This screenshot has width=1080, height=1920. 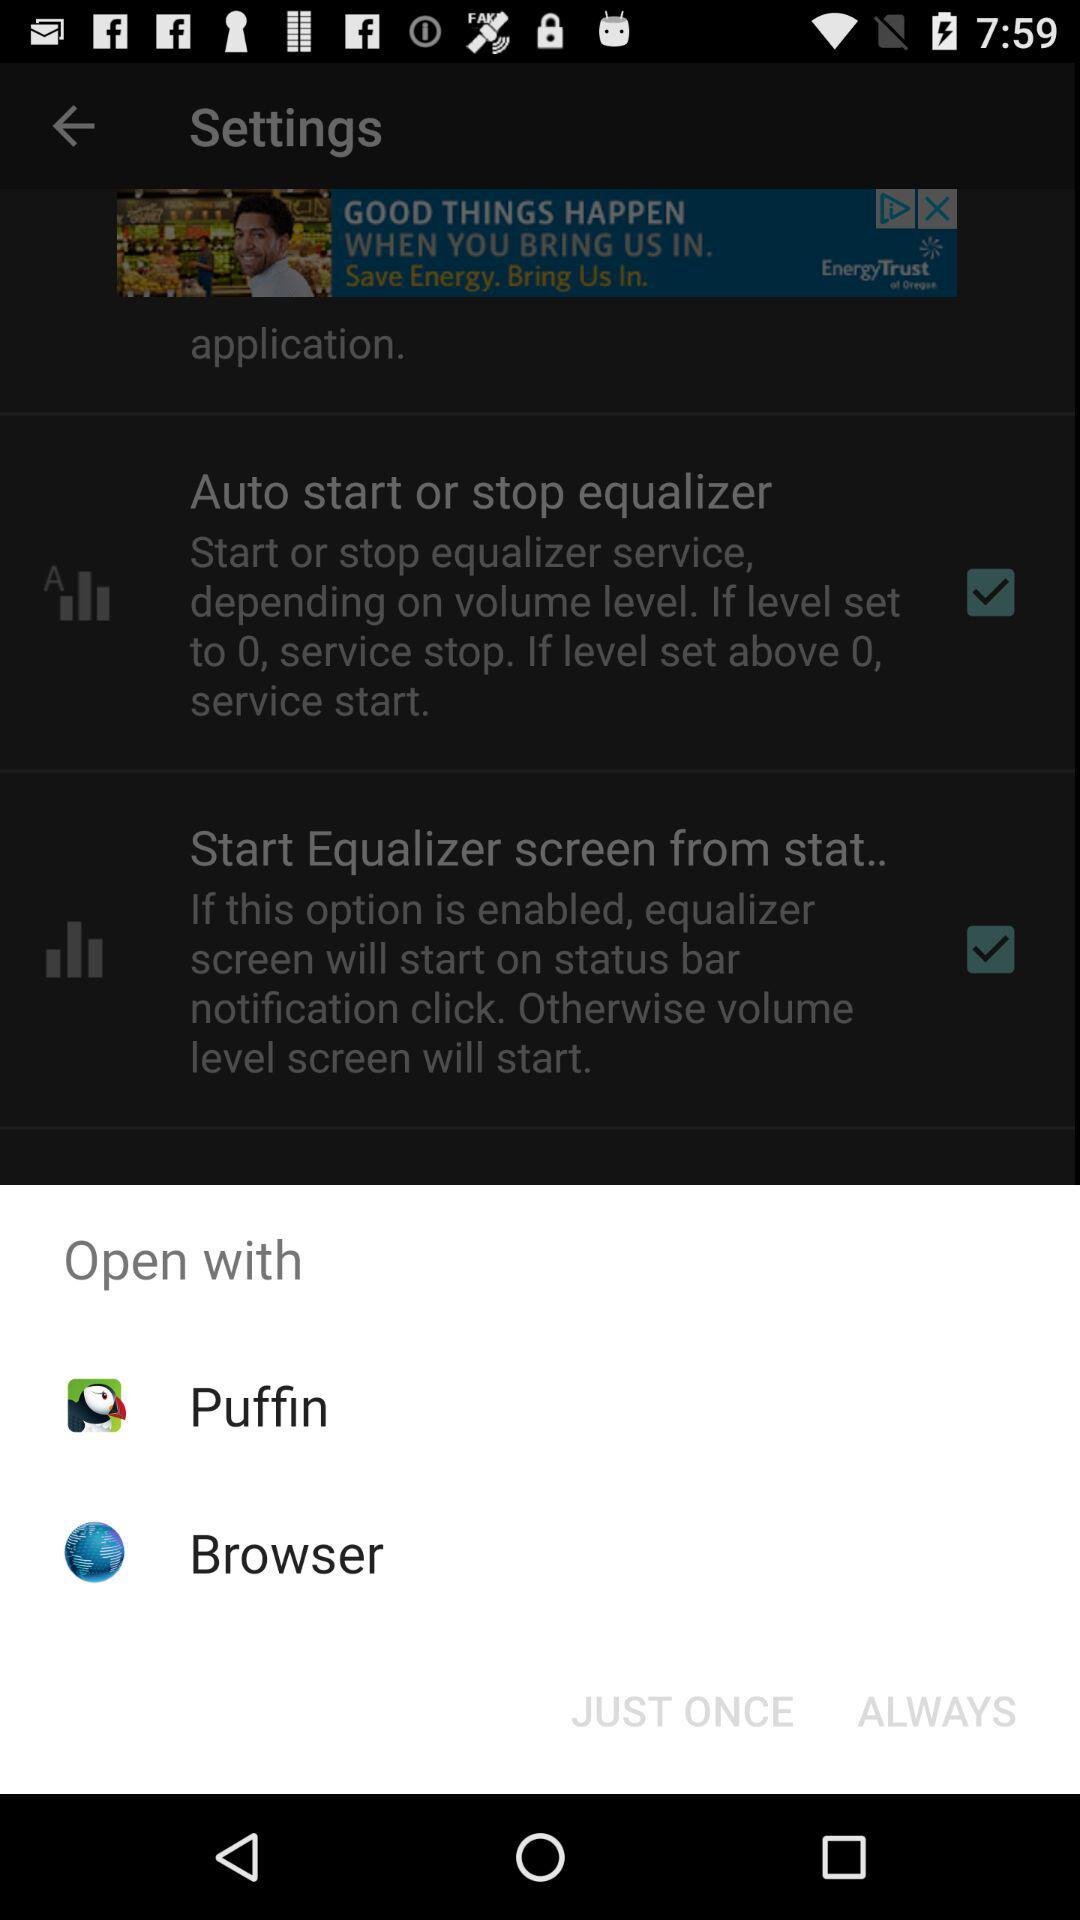 What do you see at coordinates (937, 1708) in the screenshot?
I see `always icon` at bounding box center [937, 1708].